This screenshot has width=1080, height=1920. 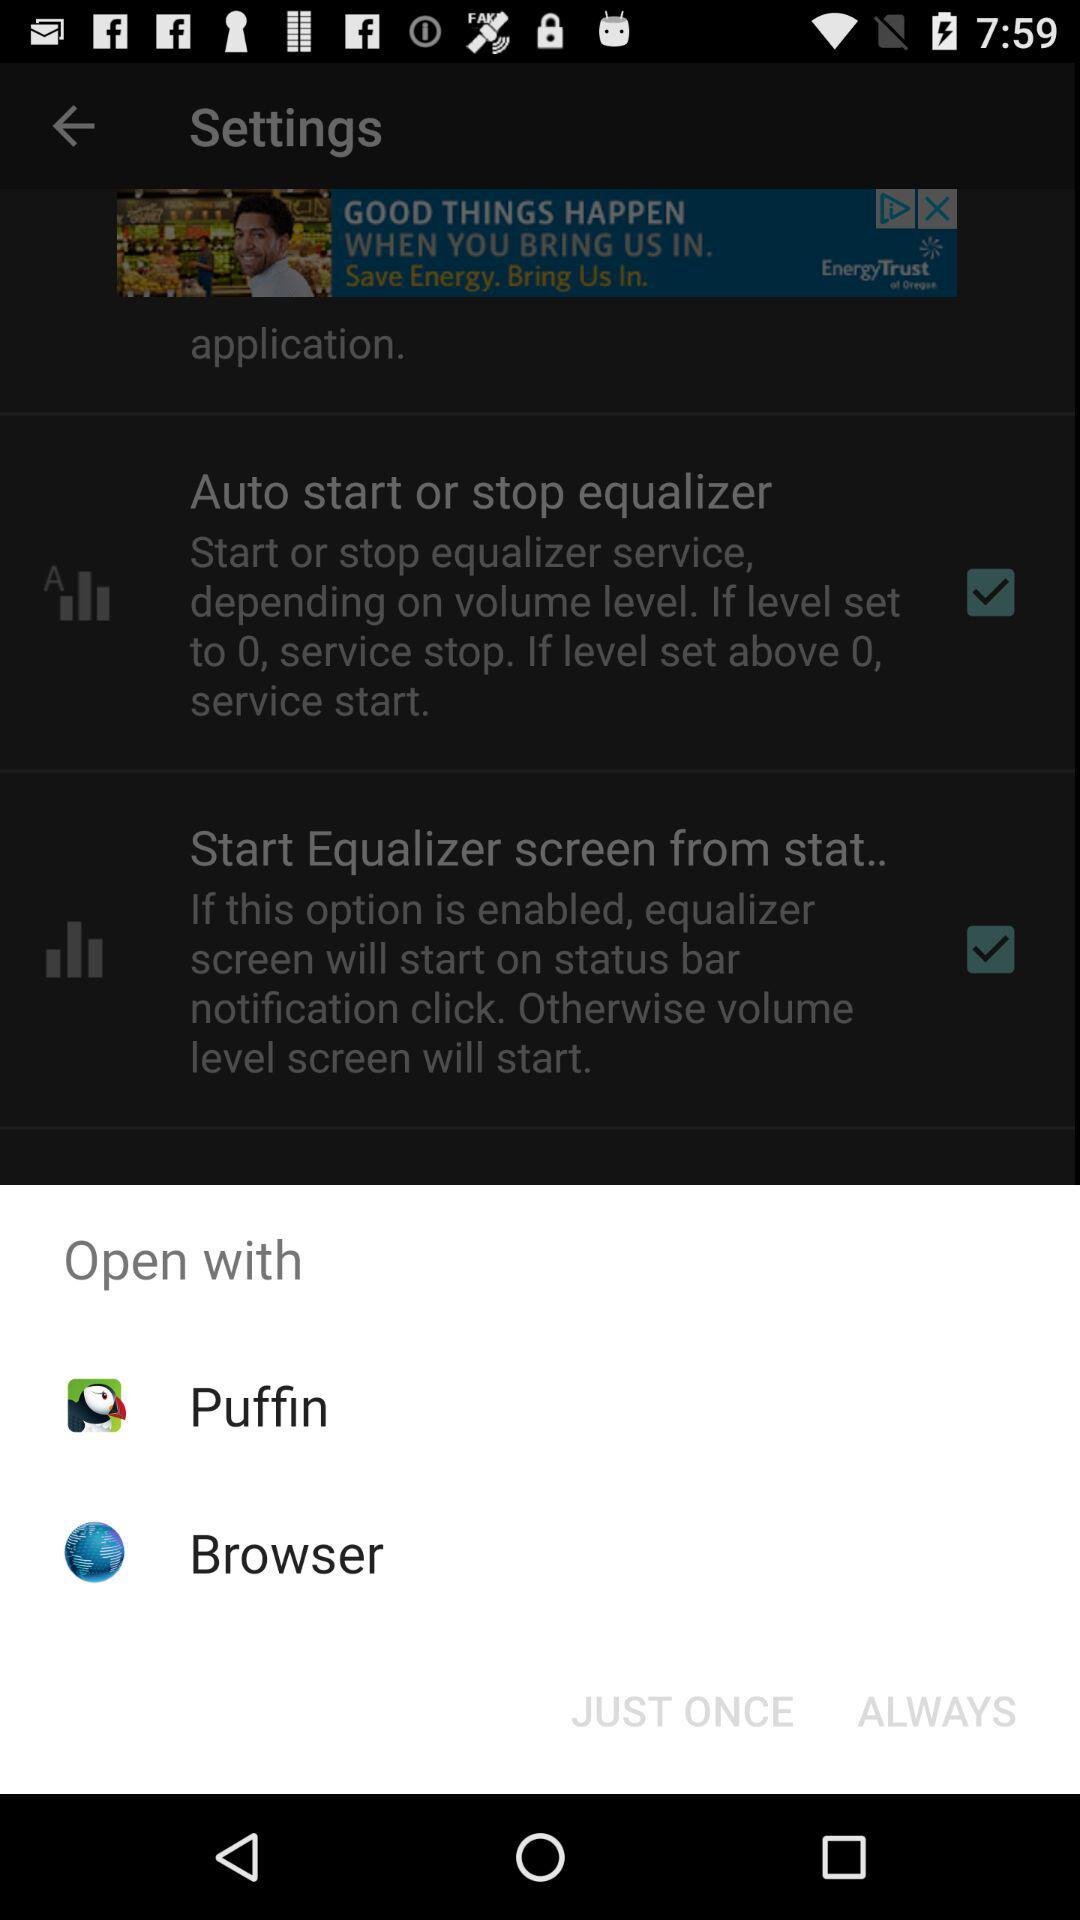 What do you see at coordinates (937, 1708) in the screenshot?
I see `always icon` at bounding box center [937, 1708].